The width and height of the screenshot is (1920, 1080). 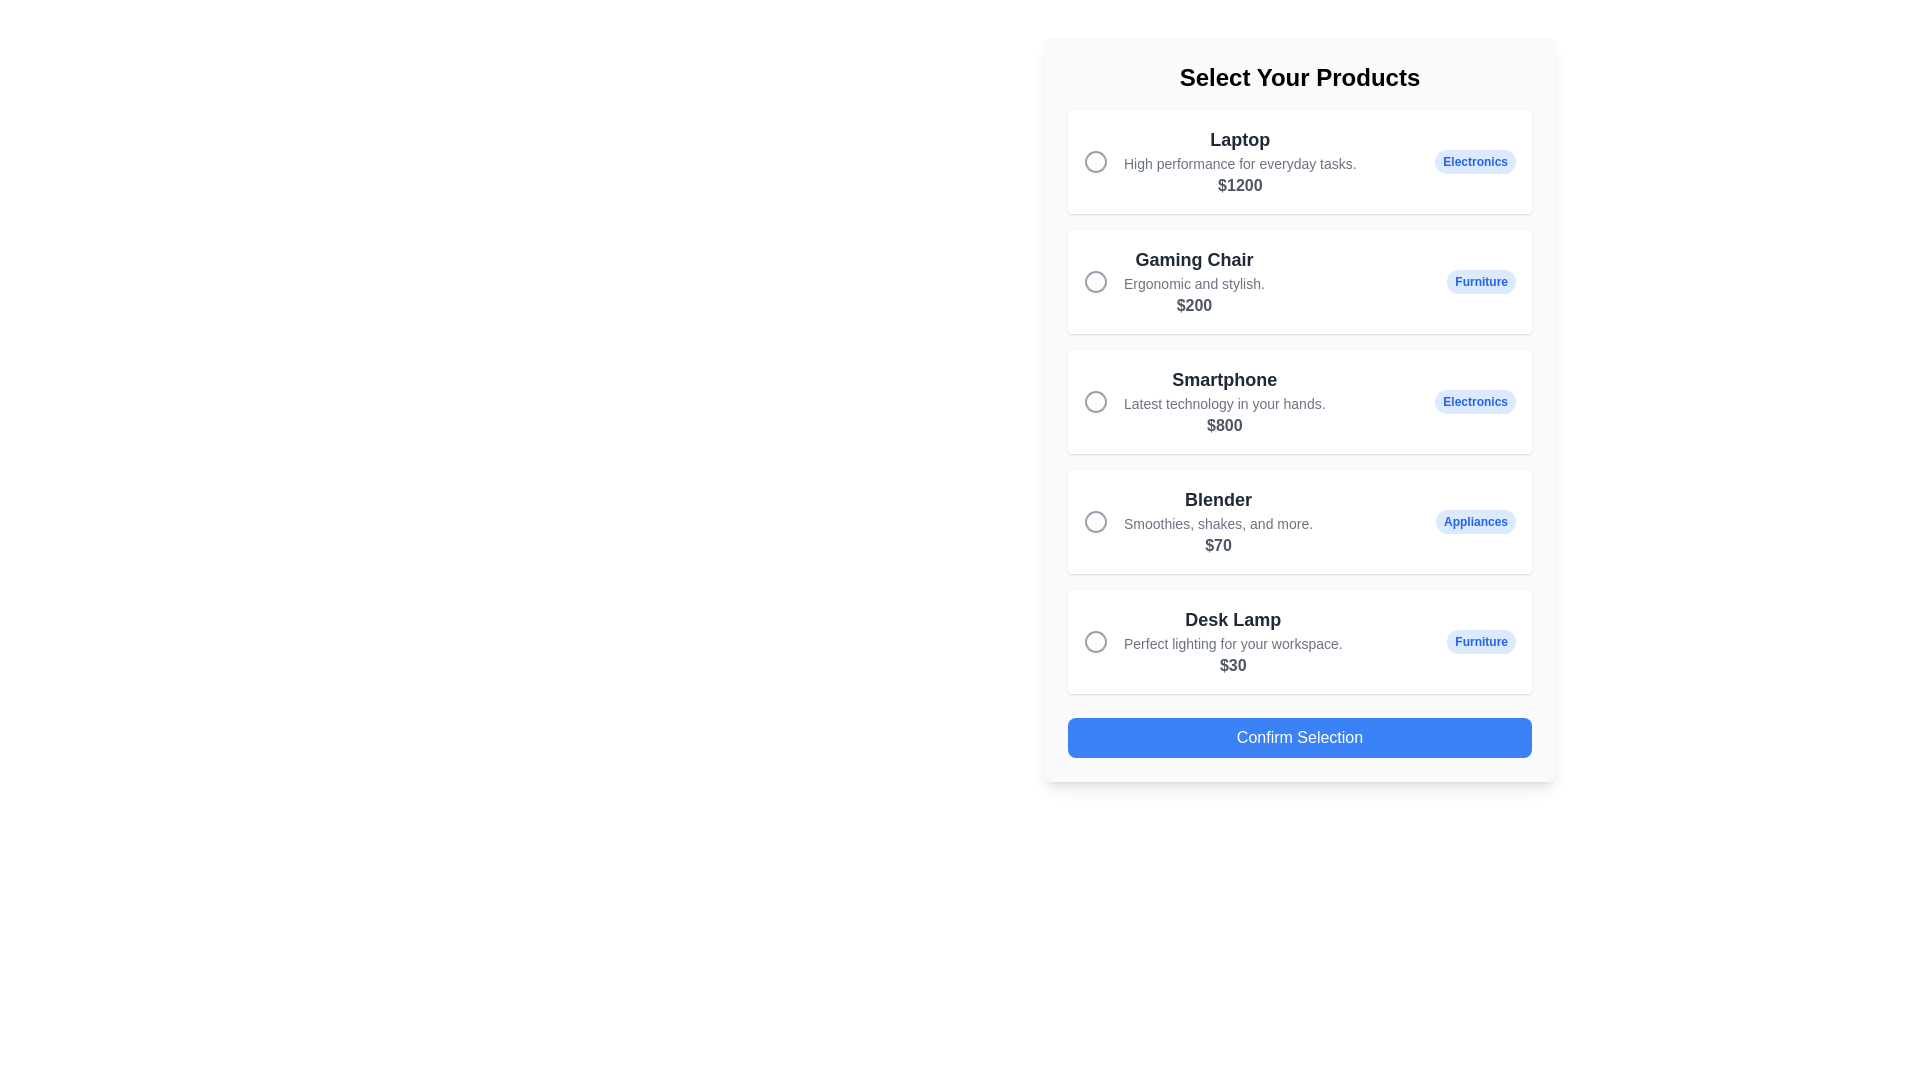 I want to click on 'Electronics' badge located in the topmost product listing card, styled with a light blue background and bold blue text, aligned with the price '$1200', so click(x=1475, y=161).